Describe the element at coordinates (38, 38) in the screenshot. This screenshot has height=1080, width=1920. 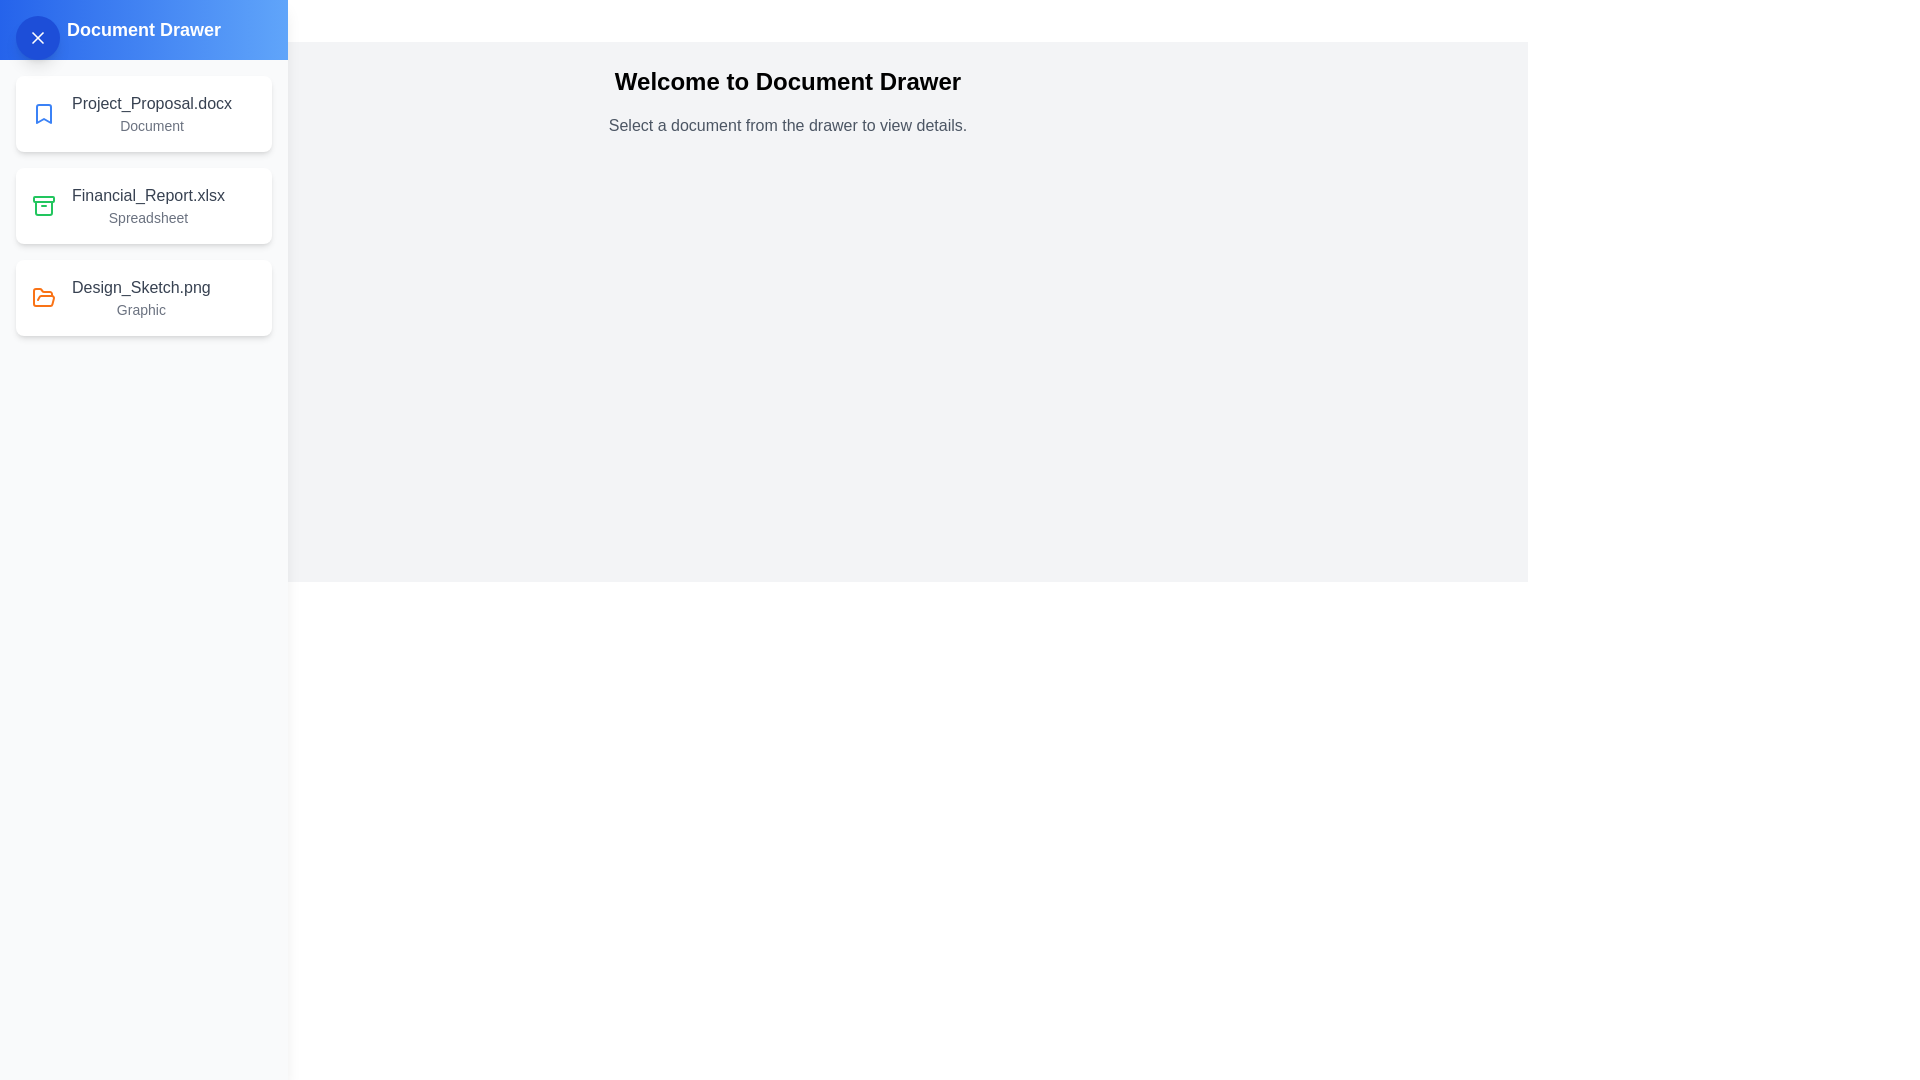
I see `the toggle button at the top left to open or close the drawer` at that location.